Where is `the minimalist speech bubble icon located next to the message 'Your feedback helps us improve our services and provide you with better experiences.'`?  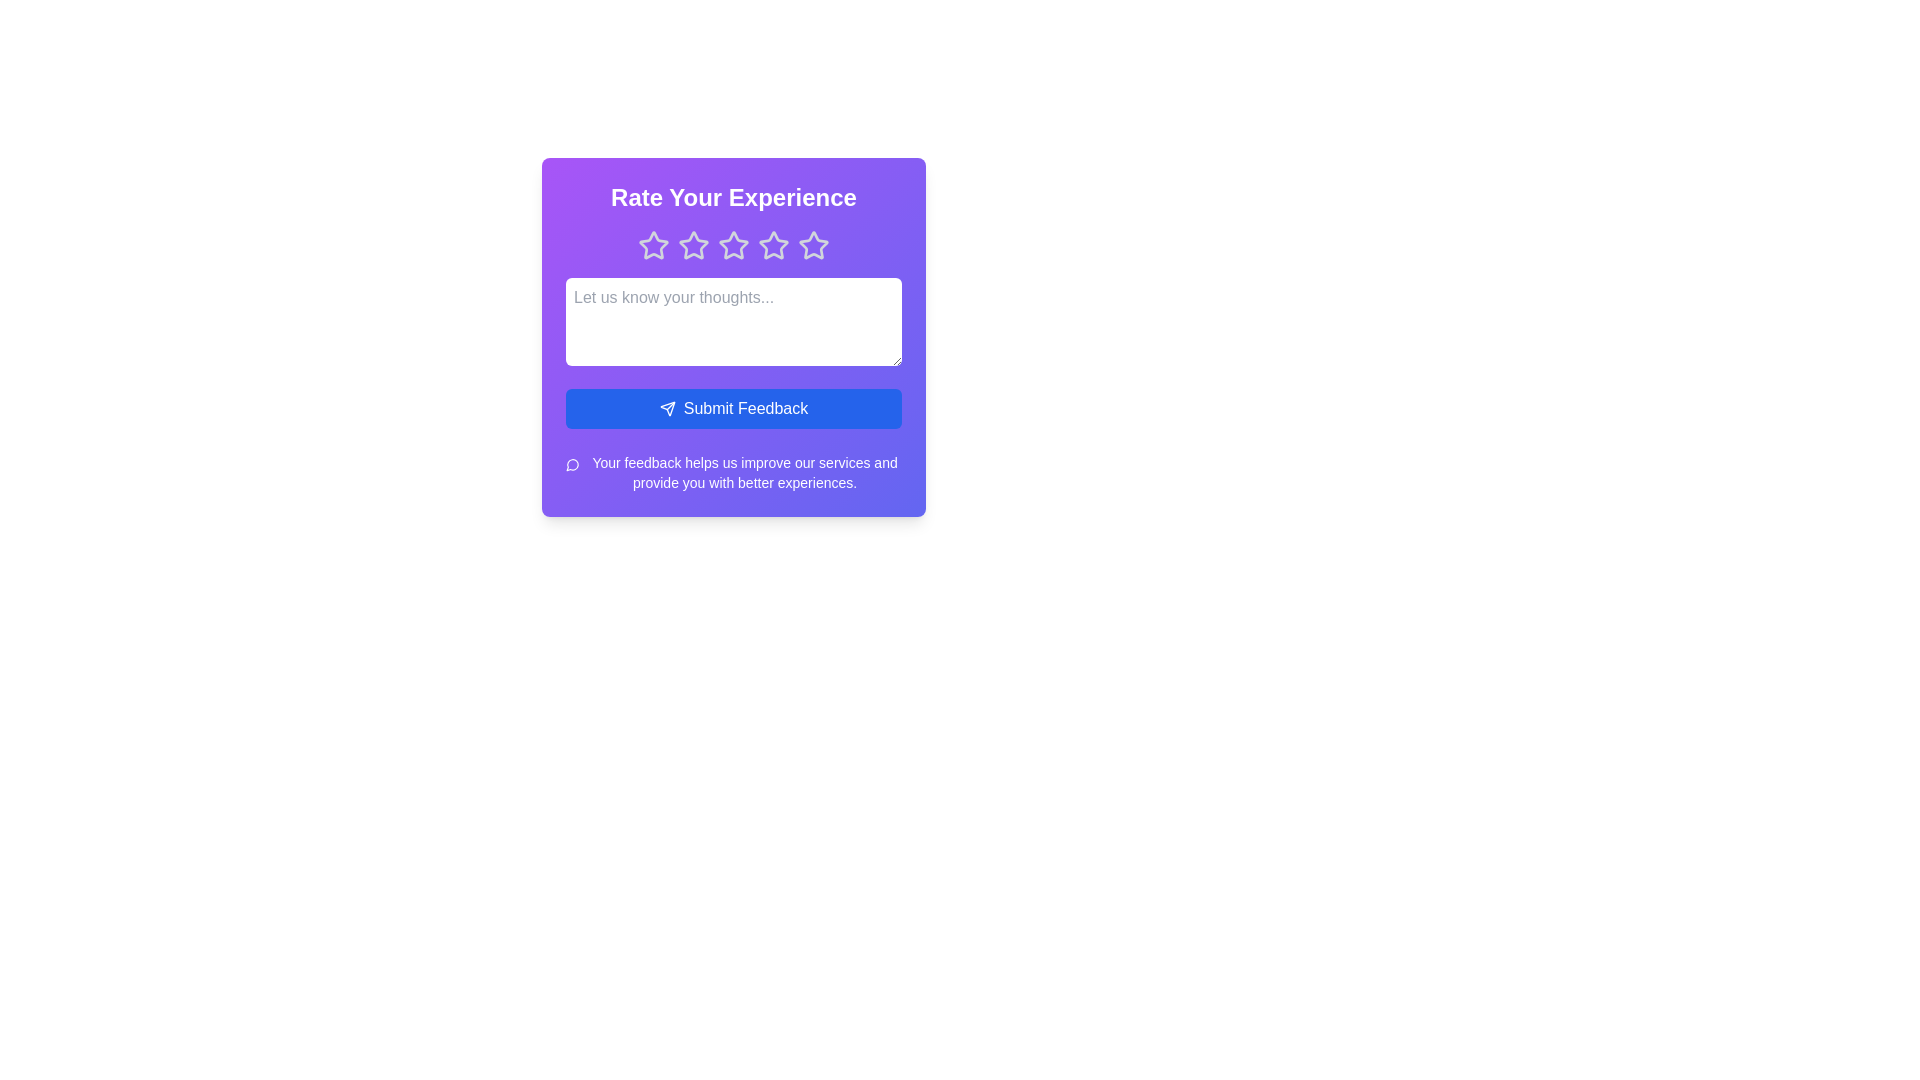 the minimalist speech bubble icon located next to the message 'Your feedback helps us improve our services and provide you with better experiences.' is located at coordinates (572, 465).